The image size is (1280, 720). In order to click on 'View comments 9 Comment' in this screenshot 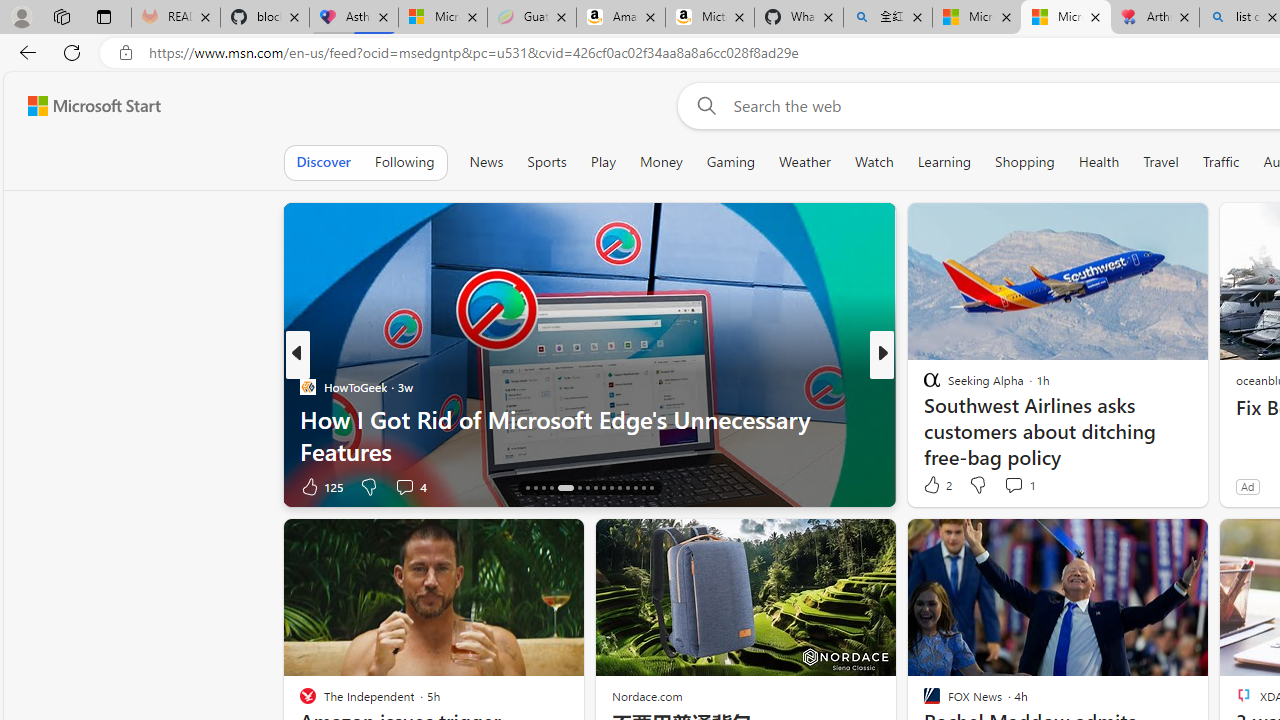, I will do `click(1014, 486)`.